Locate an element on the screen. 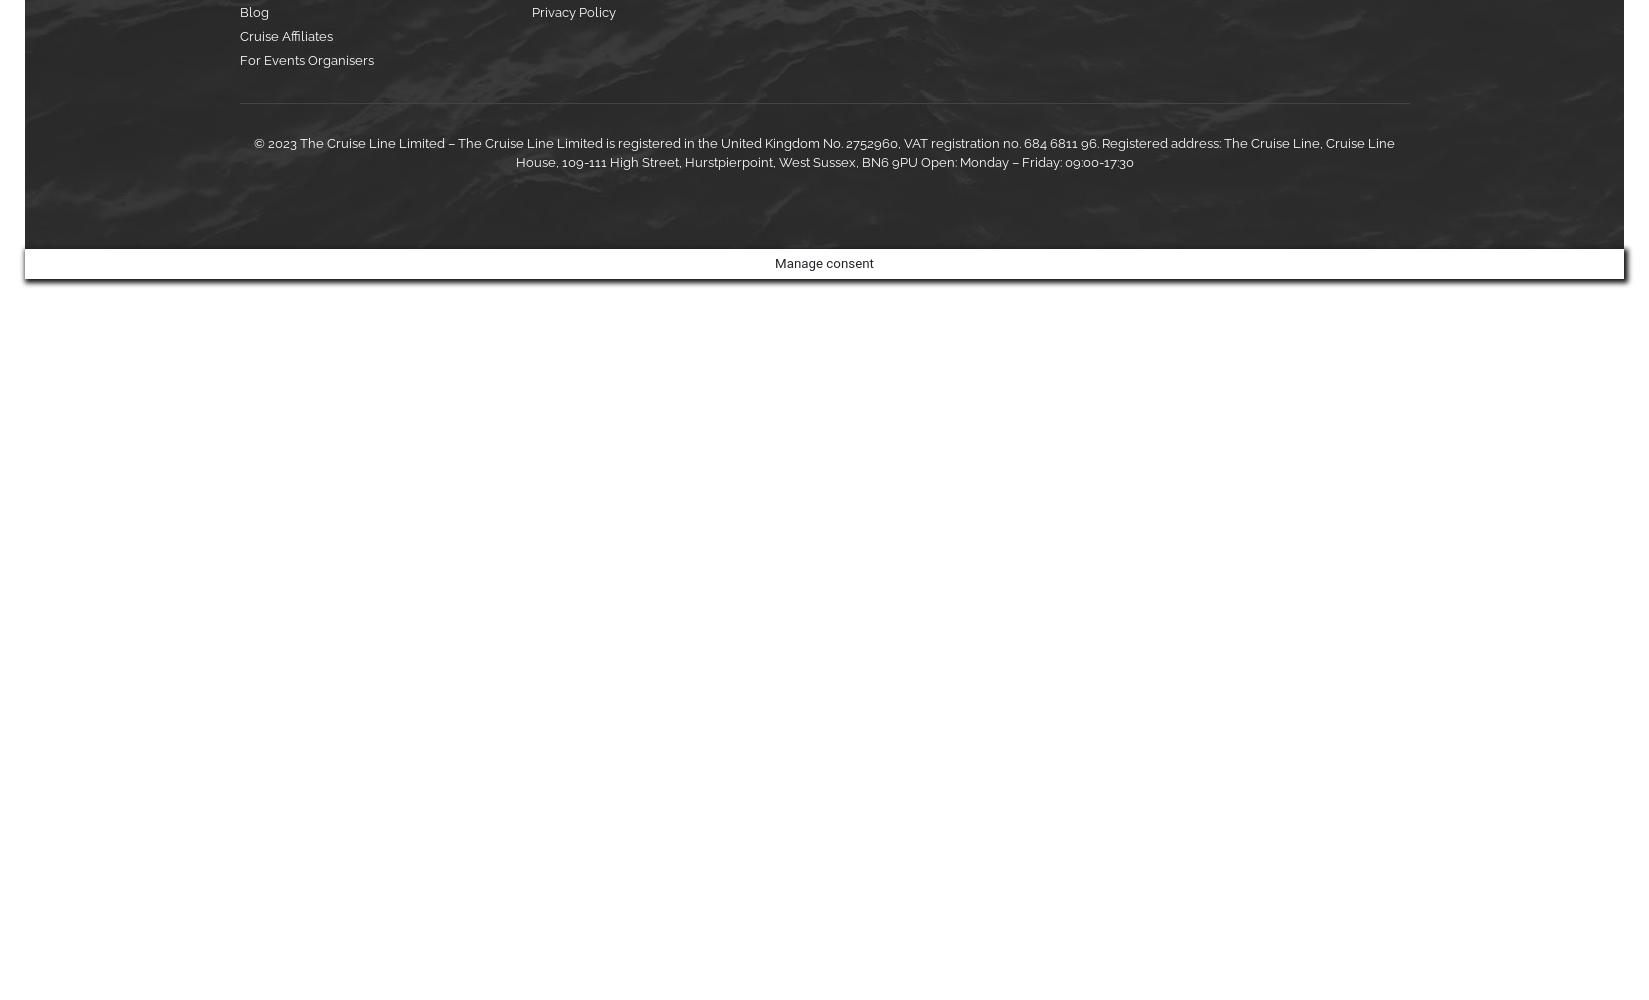  'Submit' is located at coordinates (824, 314).